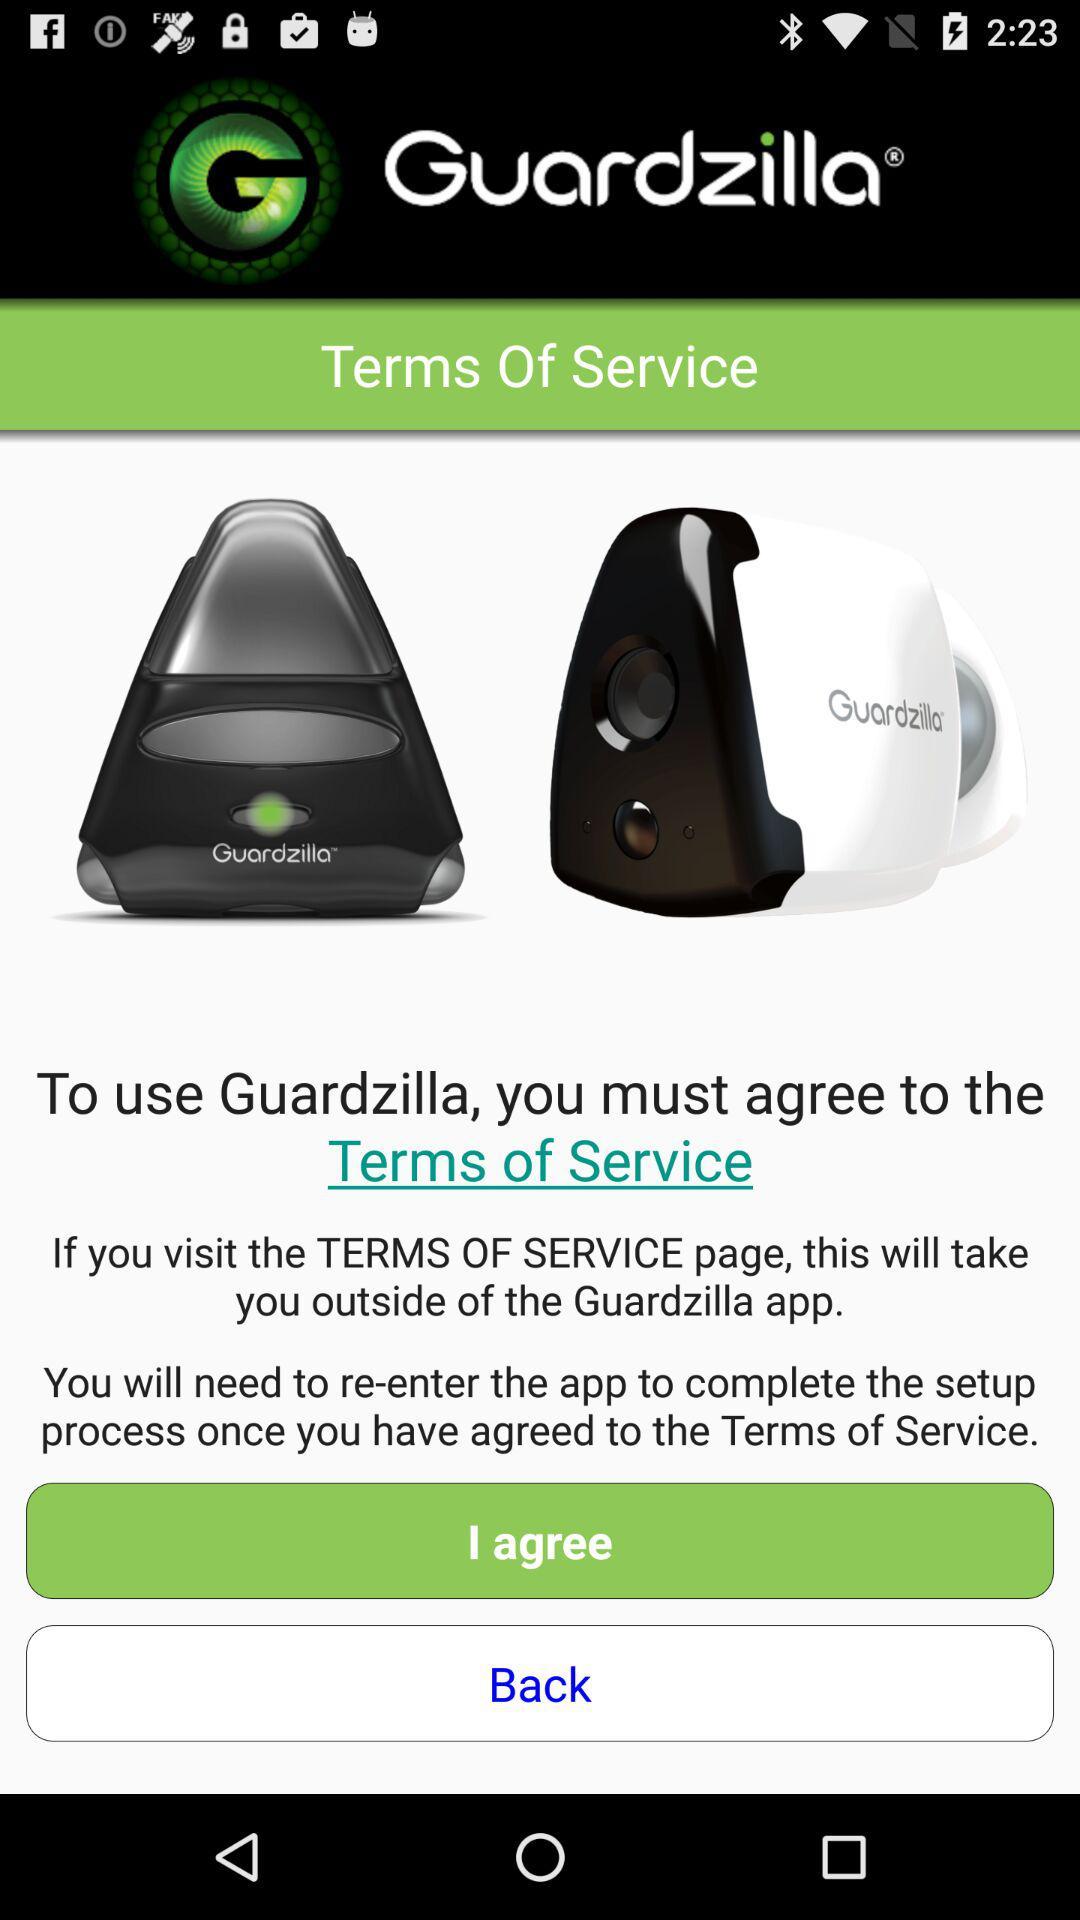  I want to click on item above the if you visit icon, so click(540, 1124).